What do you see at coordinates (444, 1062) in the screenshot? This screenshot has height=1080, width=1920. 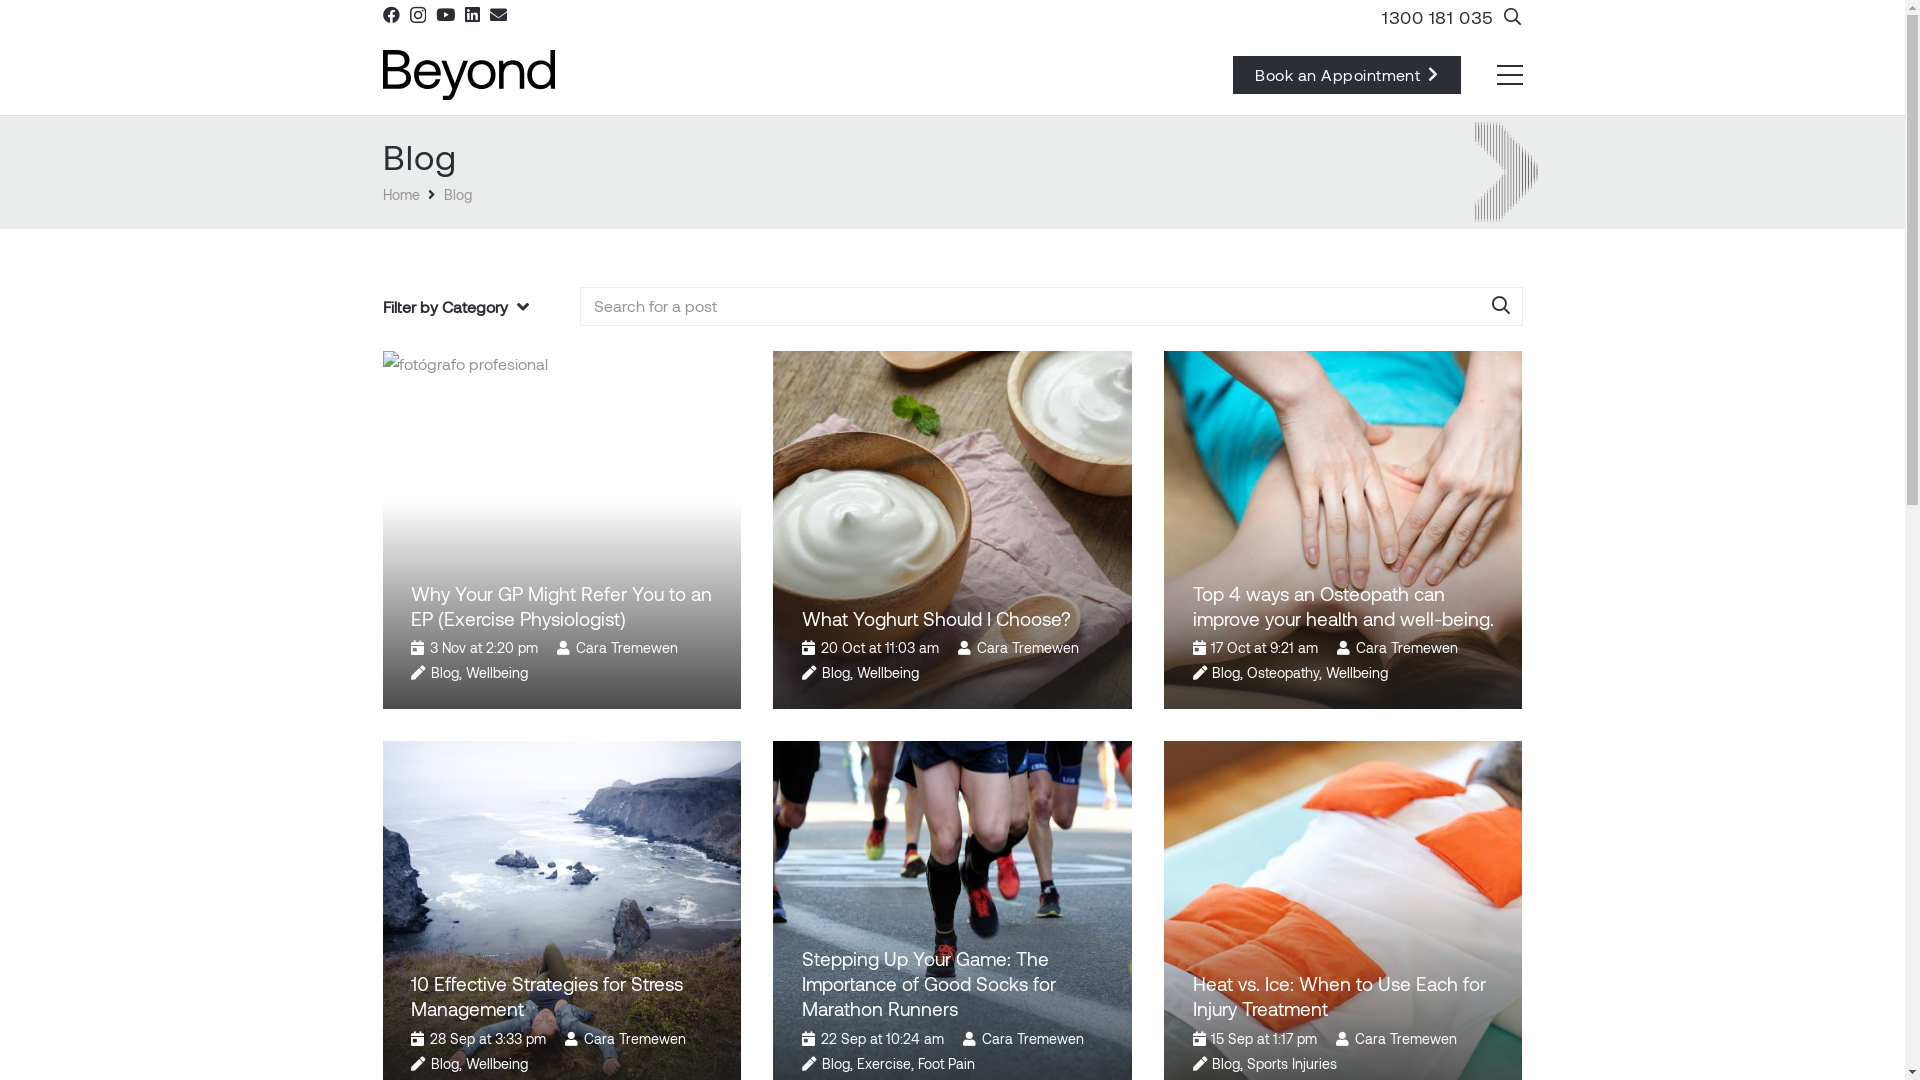 I see `'Blog'` at bounding box center [444, 1062].